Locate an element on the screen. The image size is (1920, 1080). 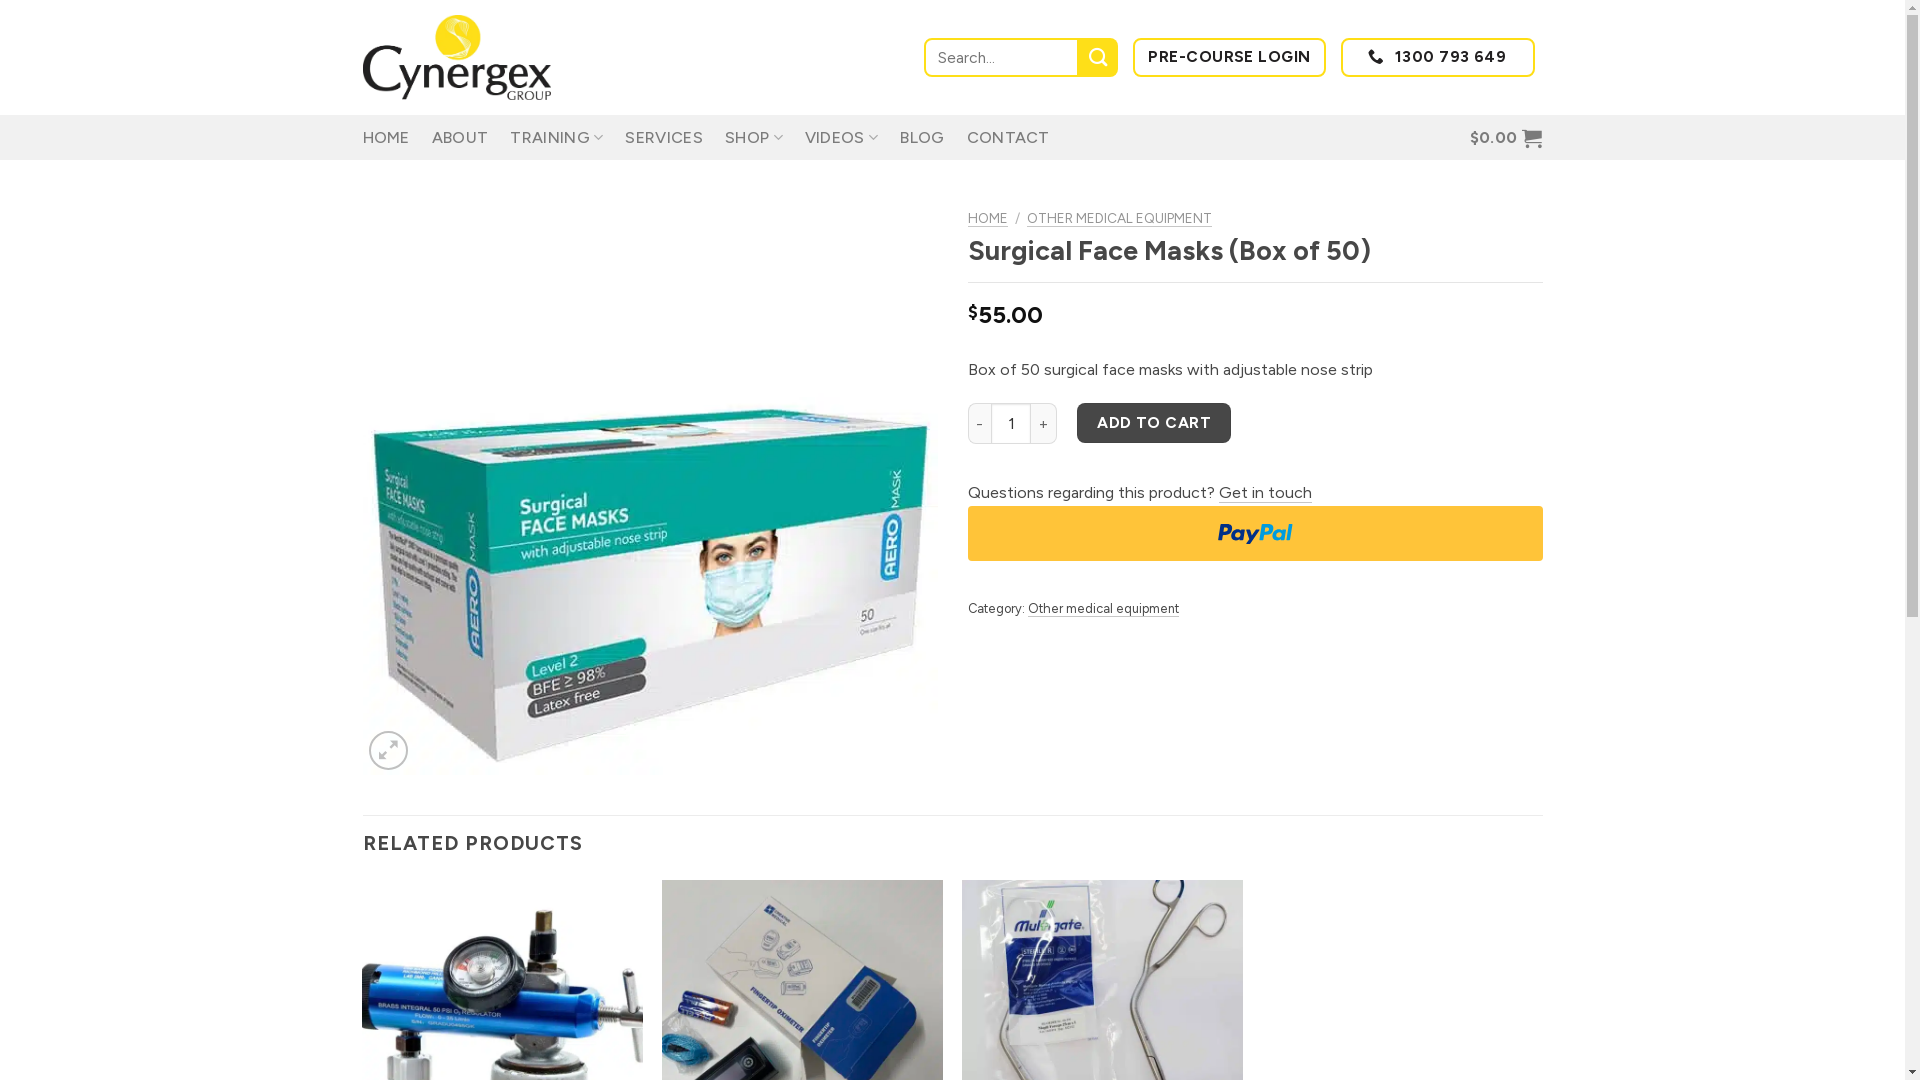
'ABOUT' is located at coordinates (459, 137).